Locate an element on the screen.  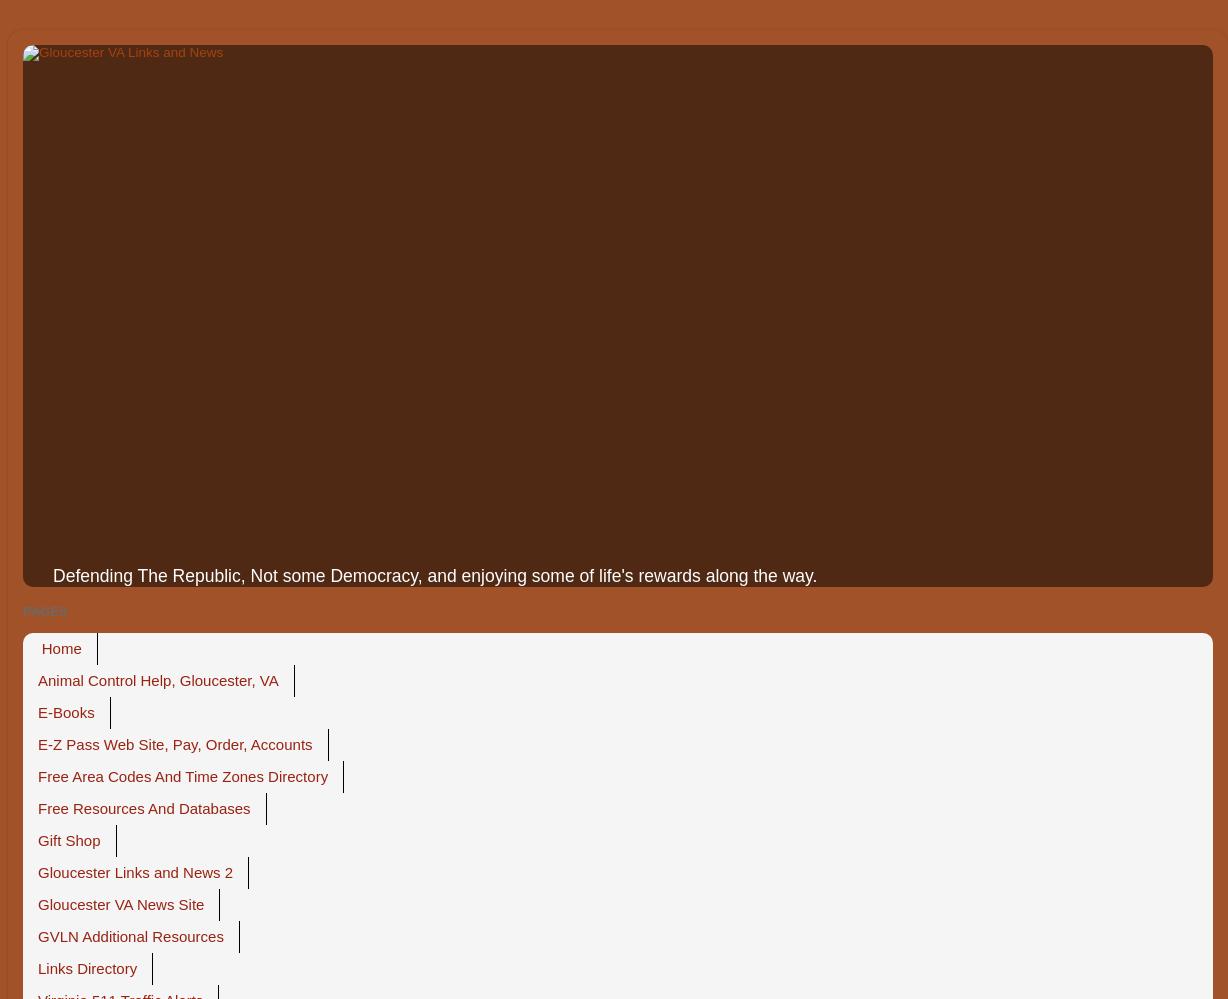
'Defending The Republic, Not some Democracy, and enjoying some of life's rewards along the way.' is located at coordinates (434, 575).